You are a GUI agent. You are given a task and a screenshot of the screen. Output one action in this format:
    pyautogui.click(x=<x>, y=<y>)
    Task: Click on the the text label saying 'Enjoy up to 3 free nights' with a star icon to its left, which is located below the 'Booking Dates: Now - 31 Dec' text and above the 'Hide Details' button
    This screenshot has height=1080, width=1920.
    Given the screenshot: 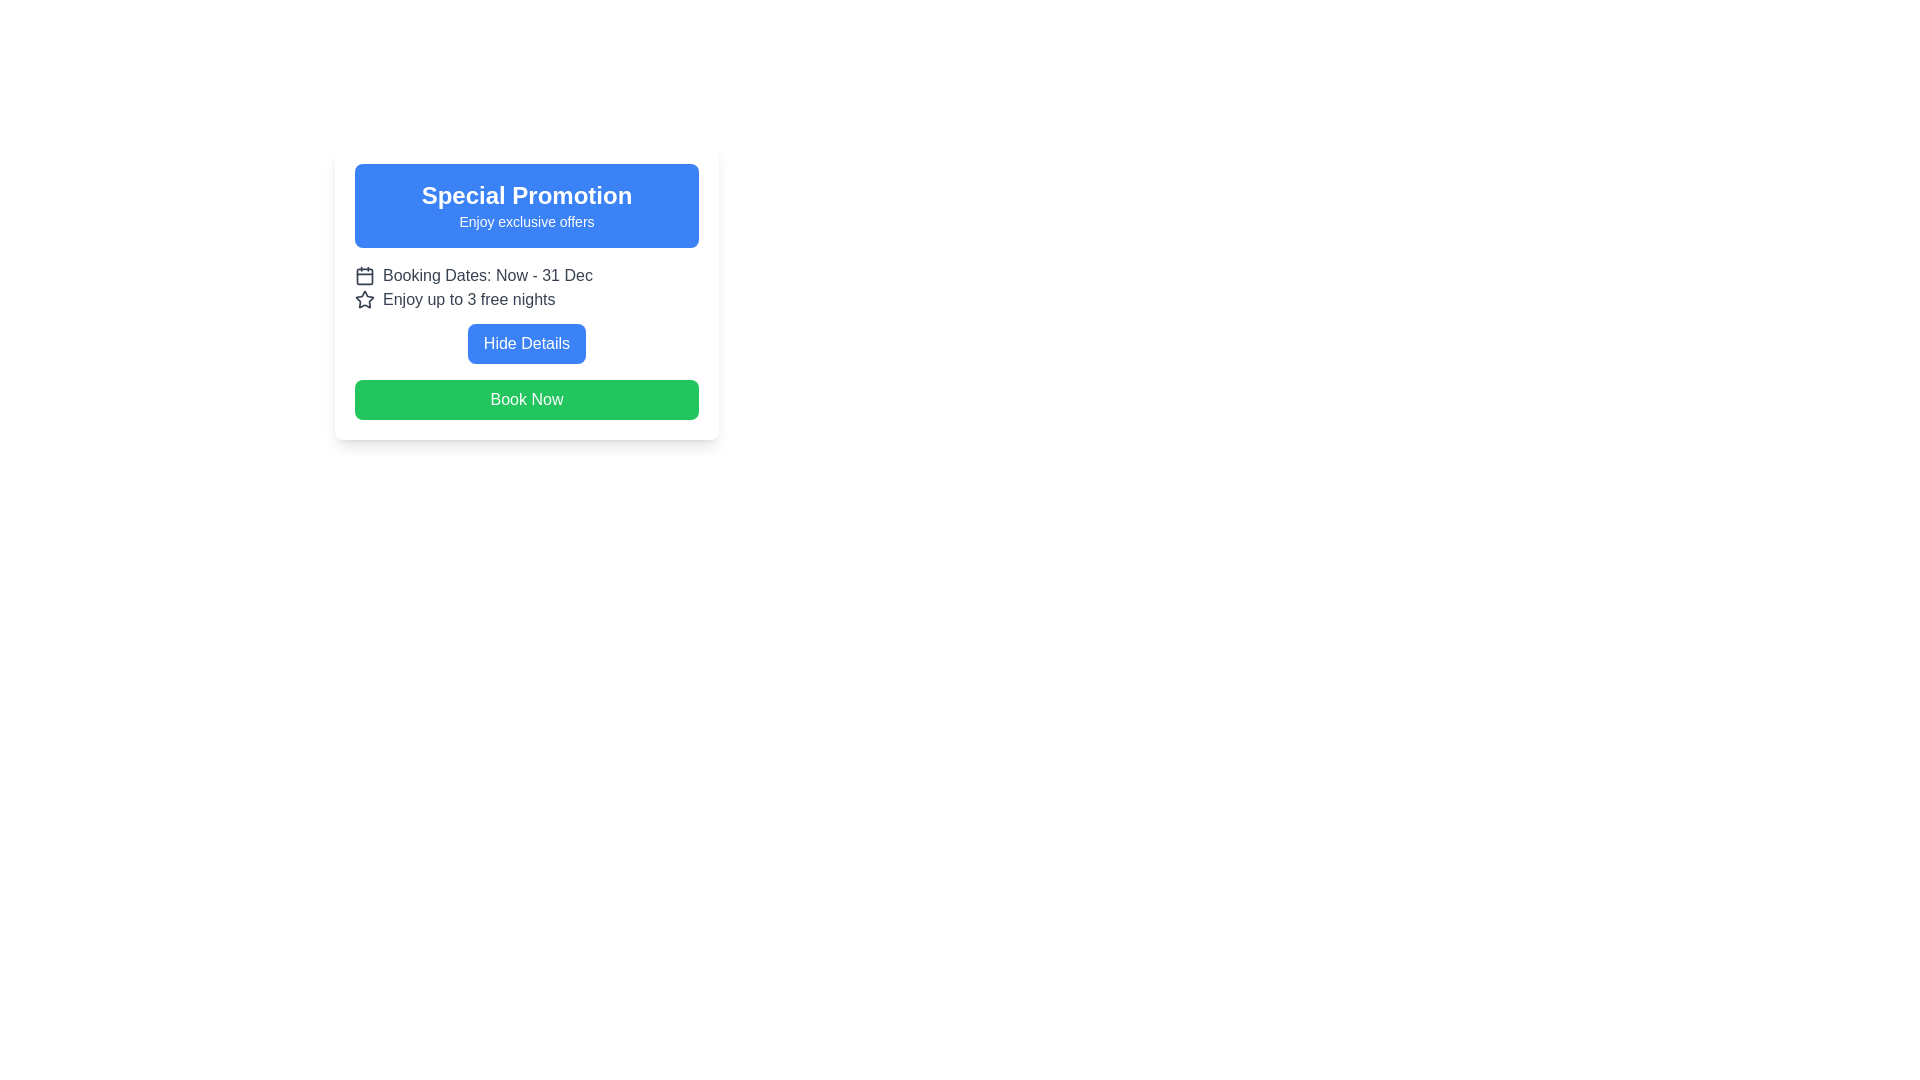 What is the action you would take?
    pyautogui.click(x=527, y=300)
    